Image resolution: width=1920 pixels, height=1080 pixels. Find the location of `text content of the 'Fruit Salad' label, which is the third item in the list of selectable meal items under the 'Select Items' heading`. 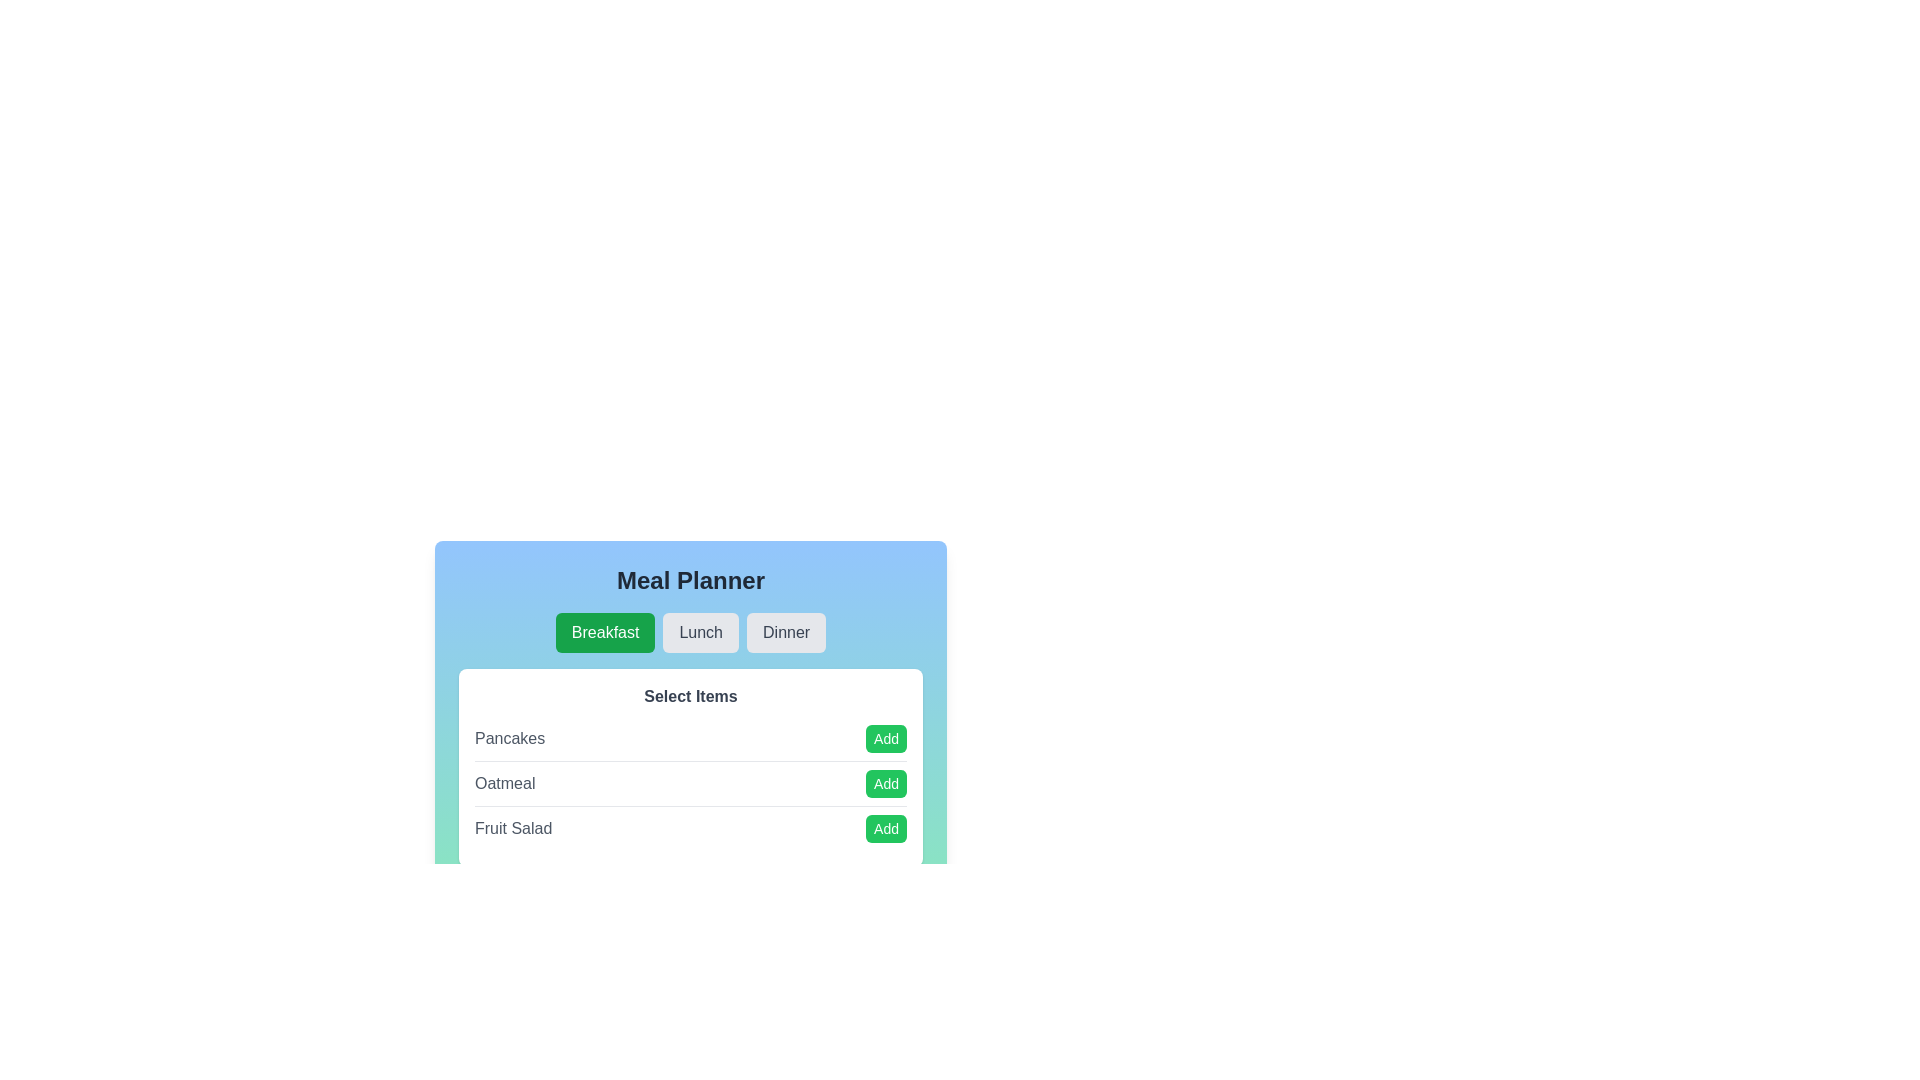

text content of the 'Fruit Salad' label, which is the third item in the list of selectable meal items under the 'Select Items' heading is located at coordinates (513, 829).